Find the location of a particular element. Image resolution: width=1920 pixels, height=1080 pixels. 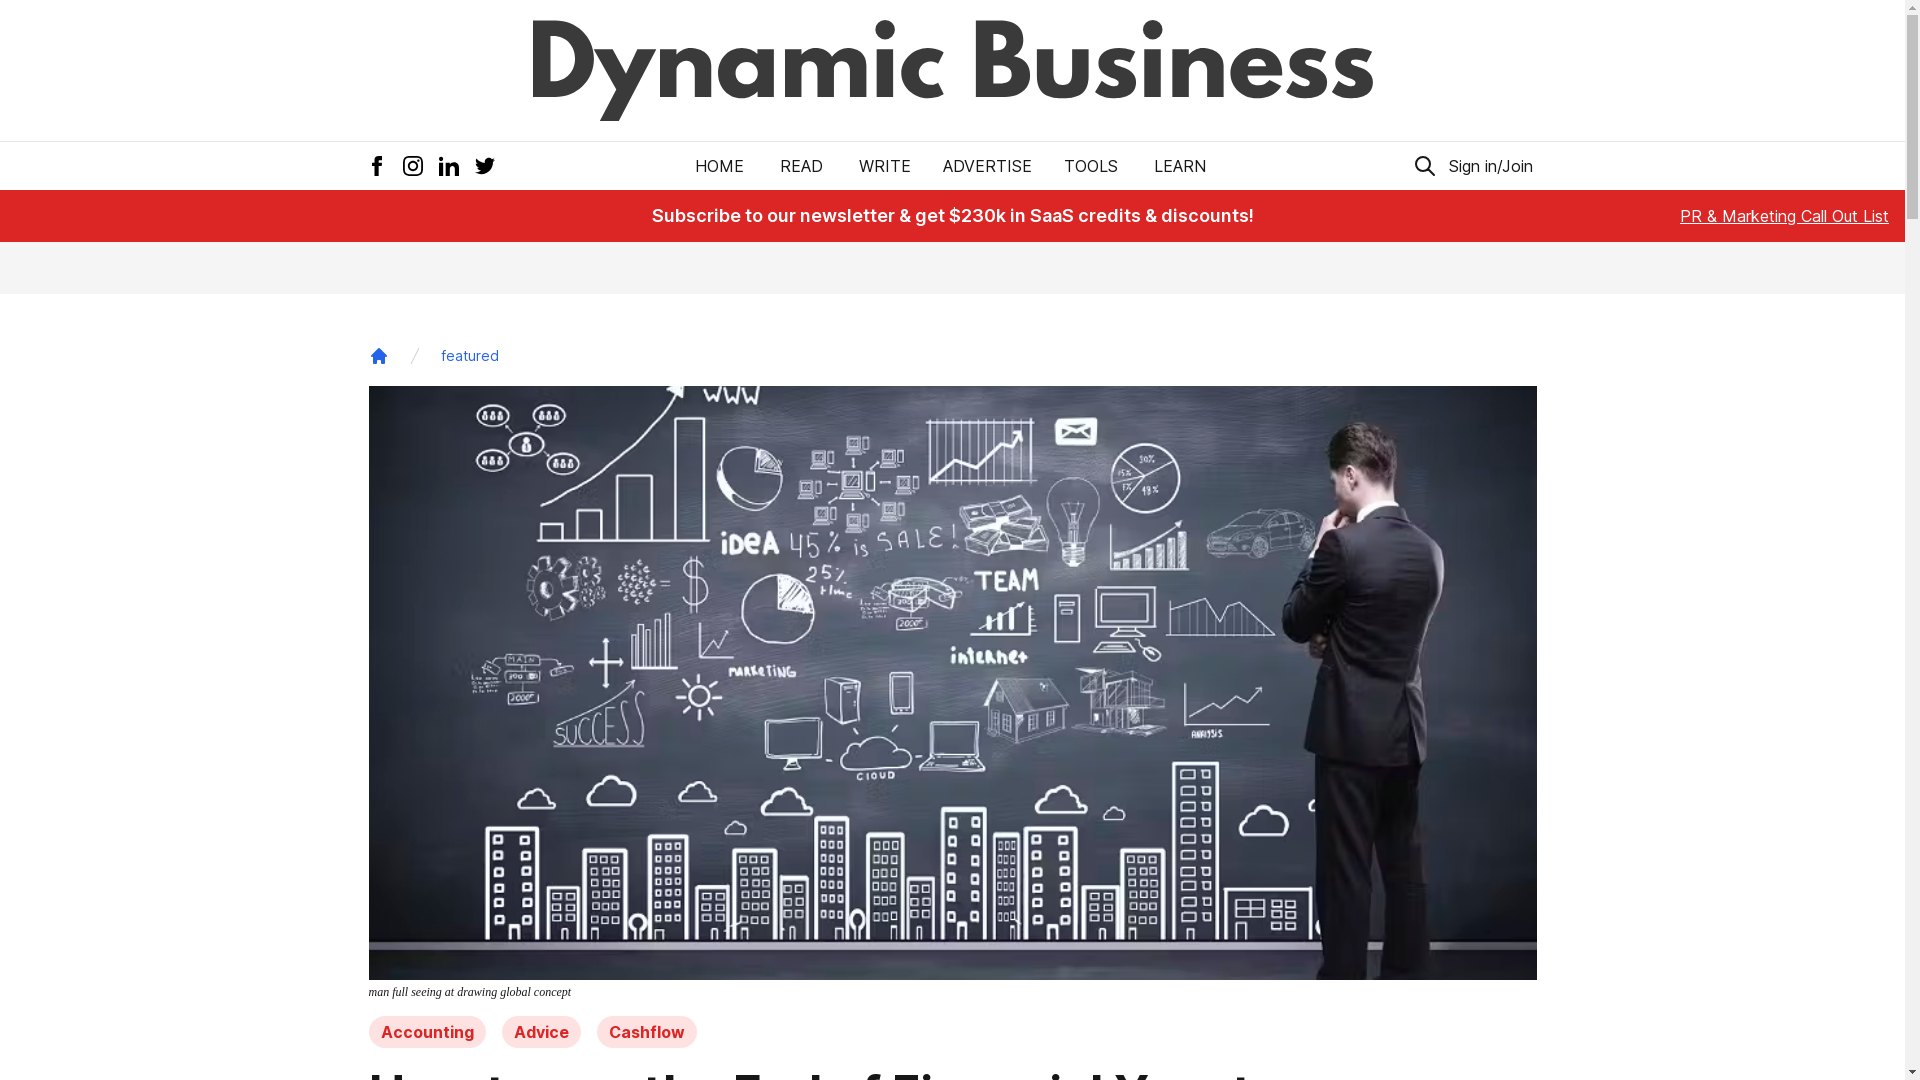

'Sign in/Join' is located at coordinates (1444, 164).